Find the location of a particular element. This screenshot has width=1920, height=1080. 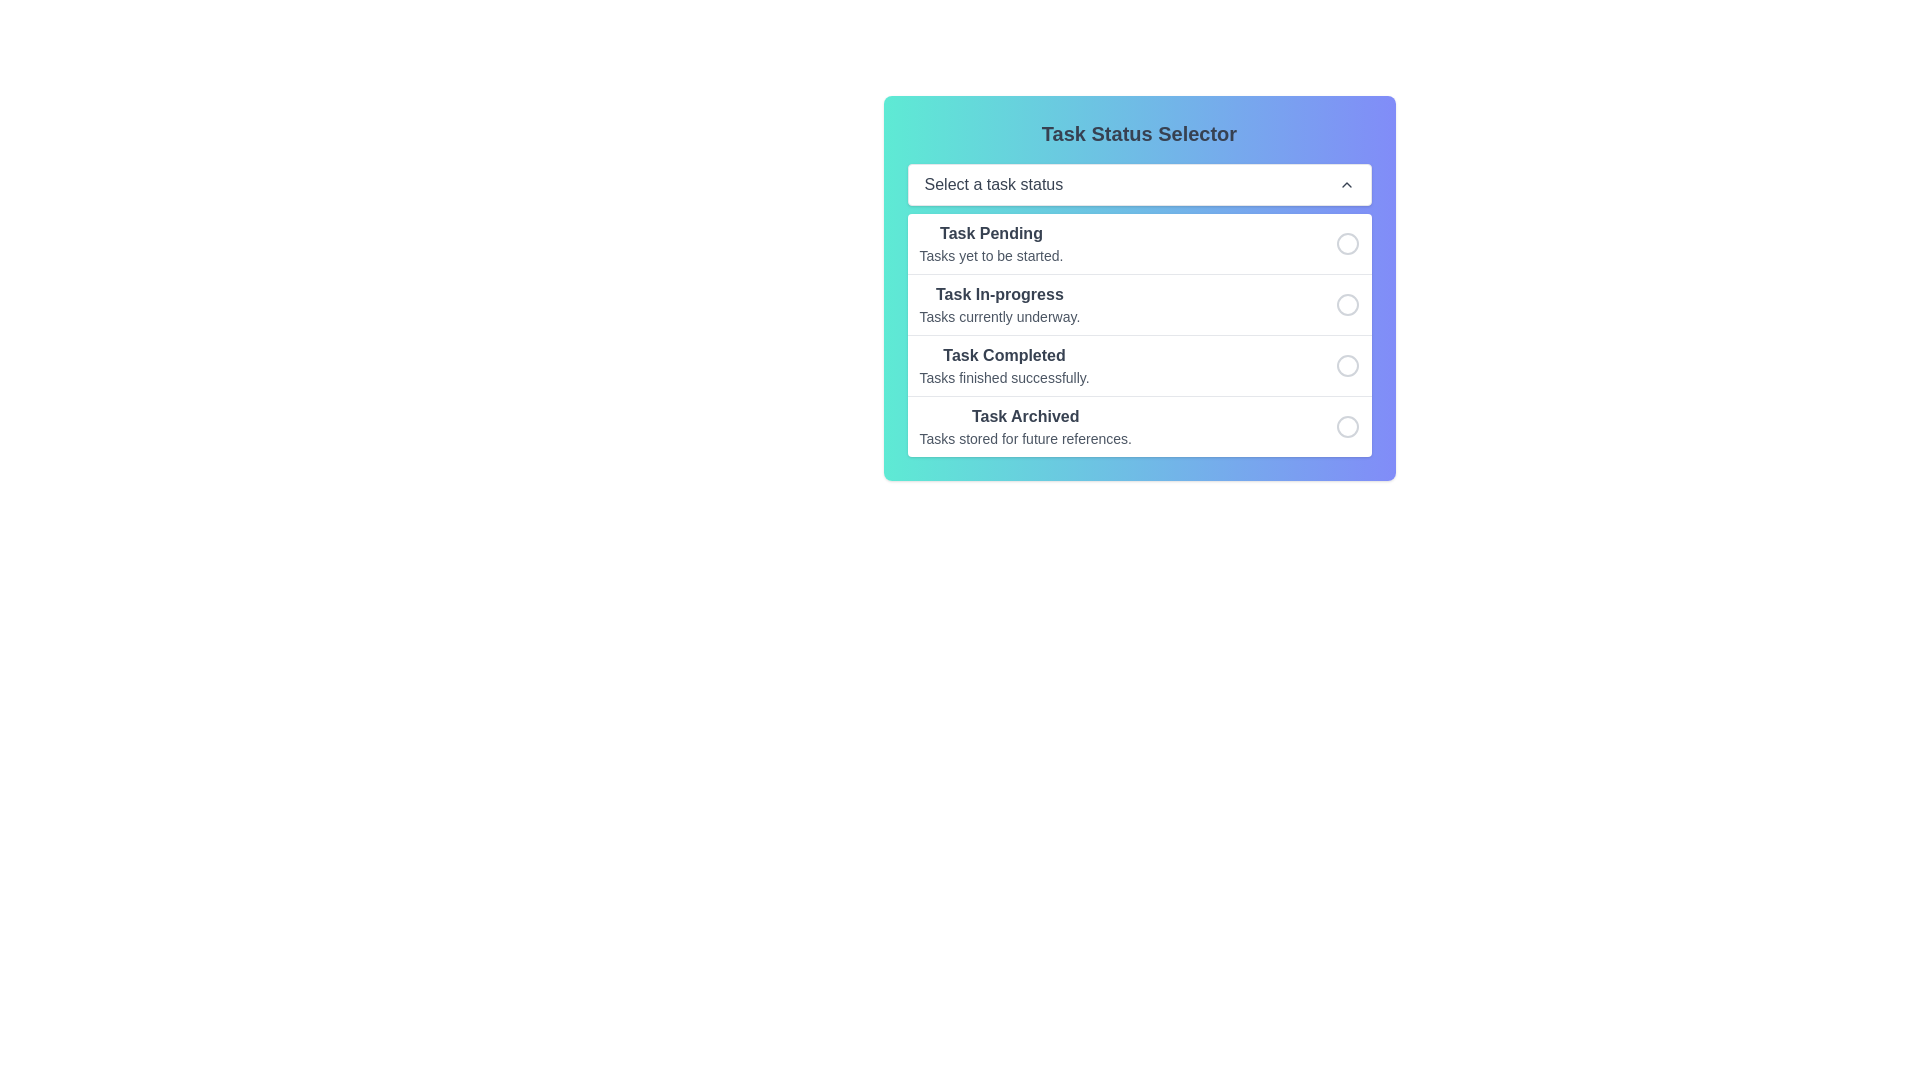

the text label displaying 'Tasks finished successfully.' located below the 'Task Completed' header in the task status selector is located at coordinates (1004, 378).